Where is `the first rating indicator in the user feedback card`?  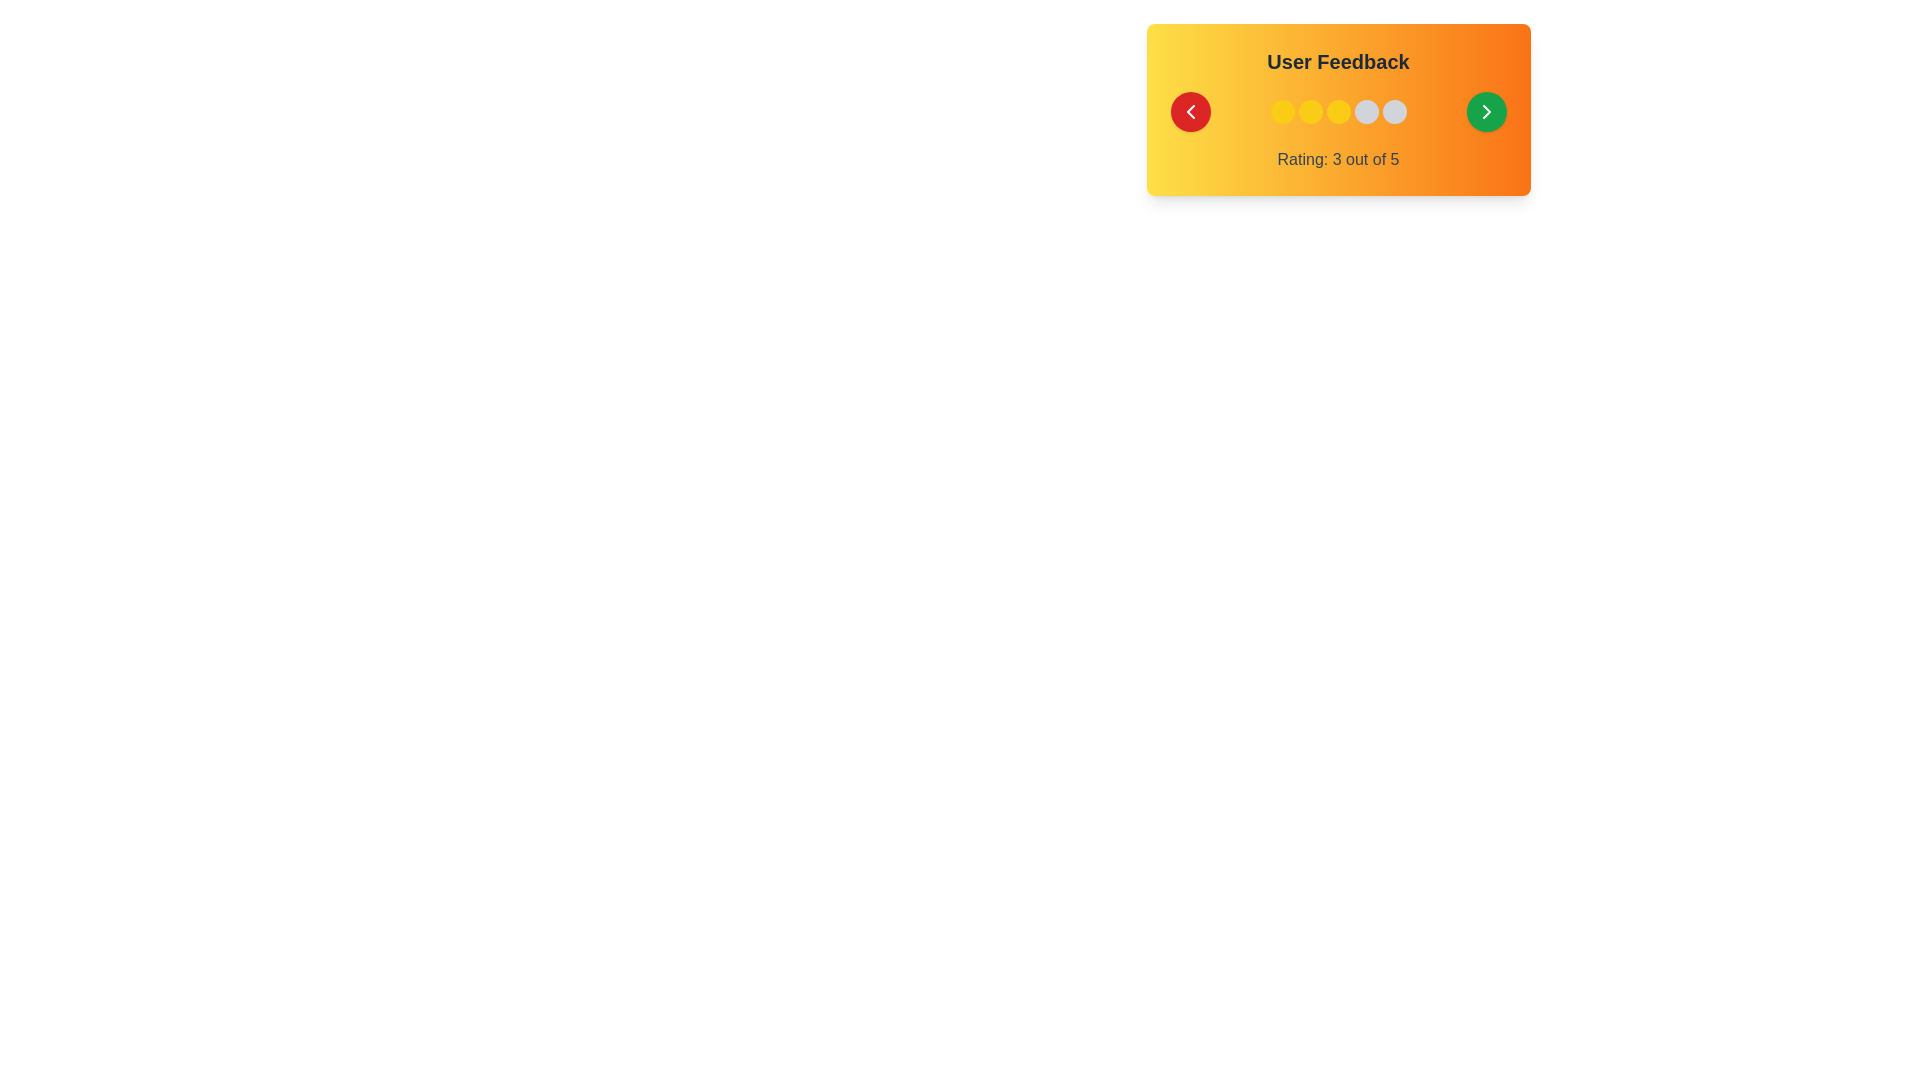 the first rating indicator in the user feedback card is located at coordinates (1282, 111).